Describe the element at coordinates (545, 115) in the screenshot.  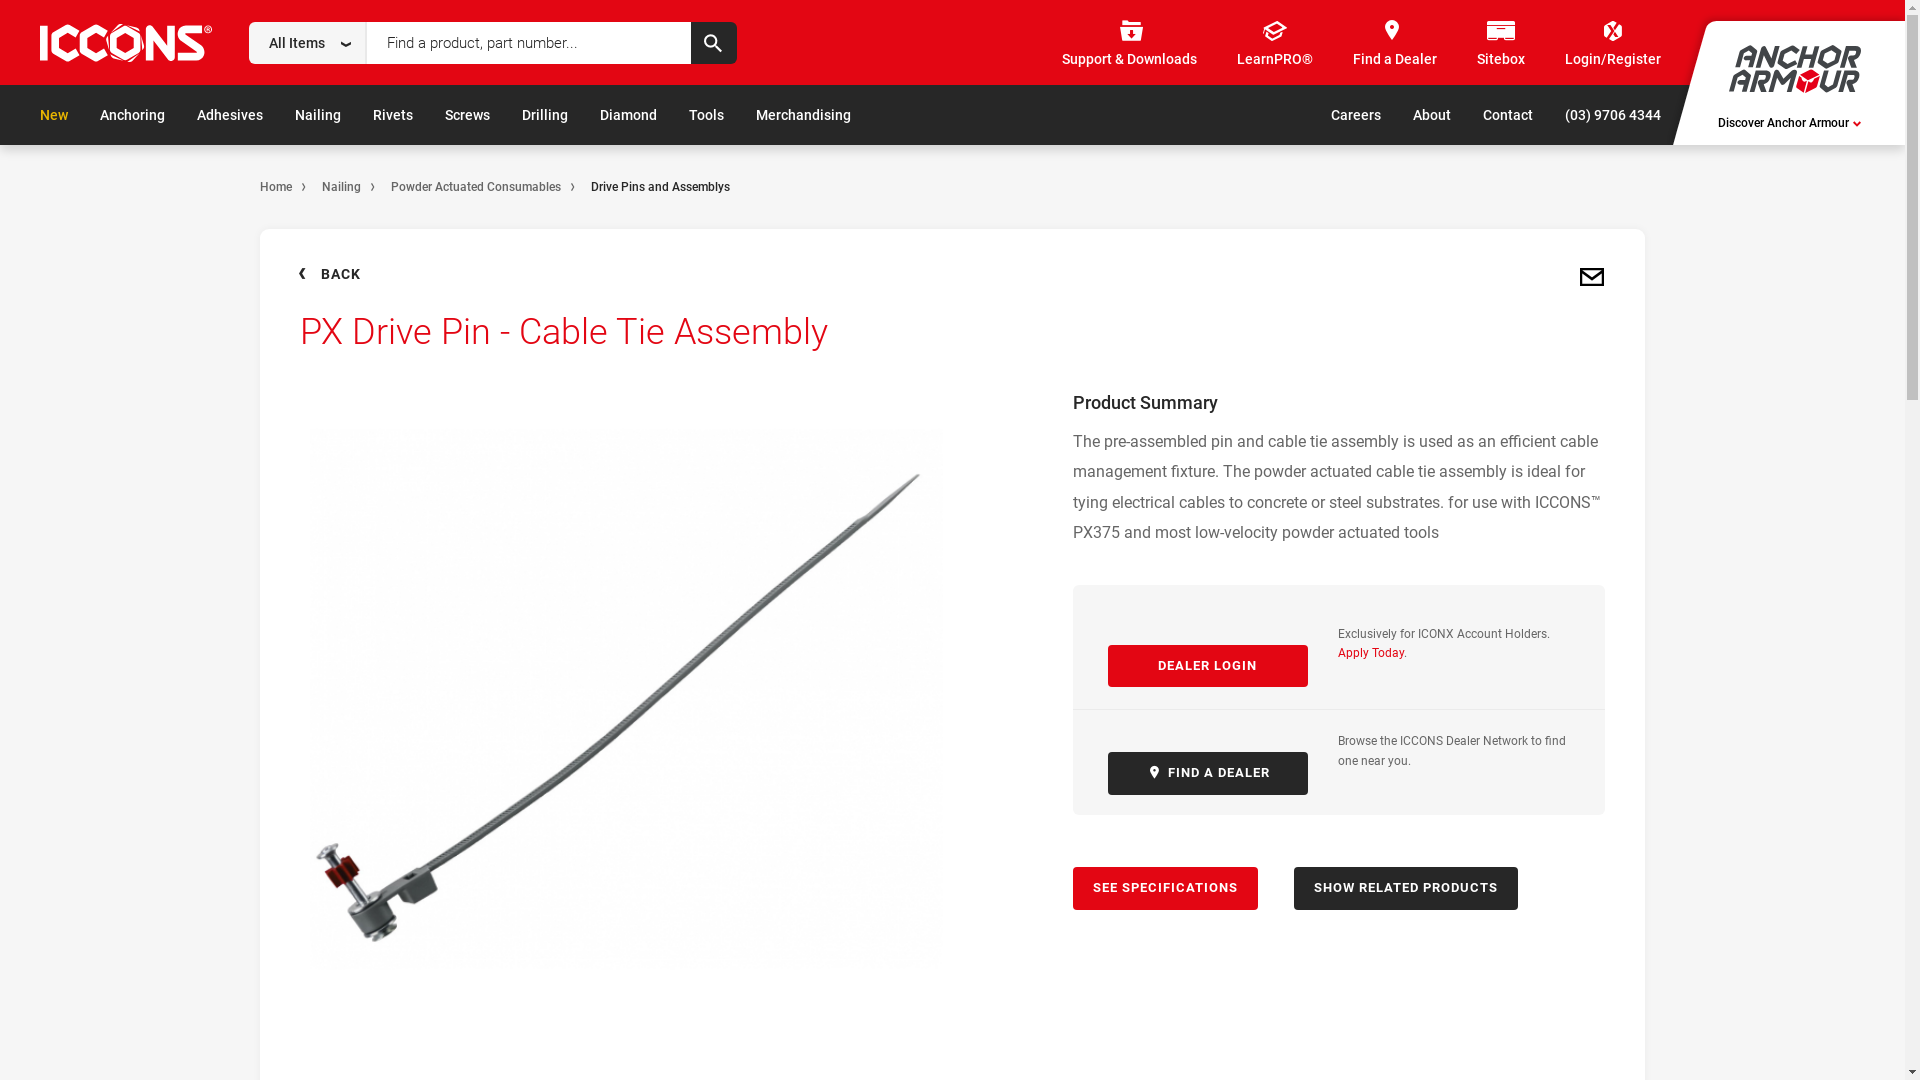
I see `'Drilling'` at that location.